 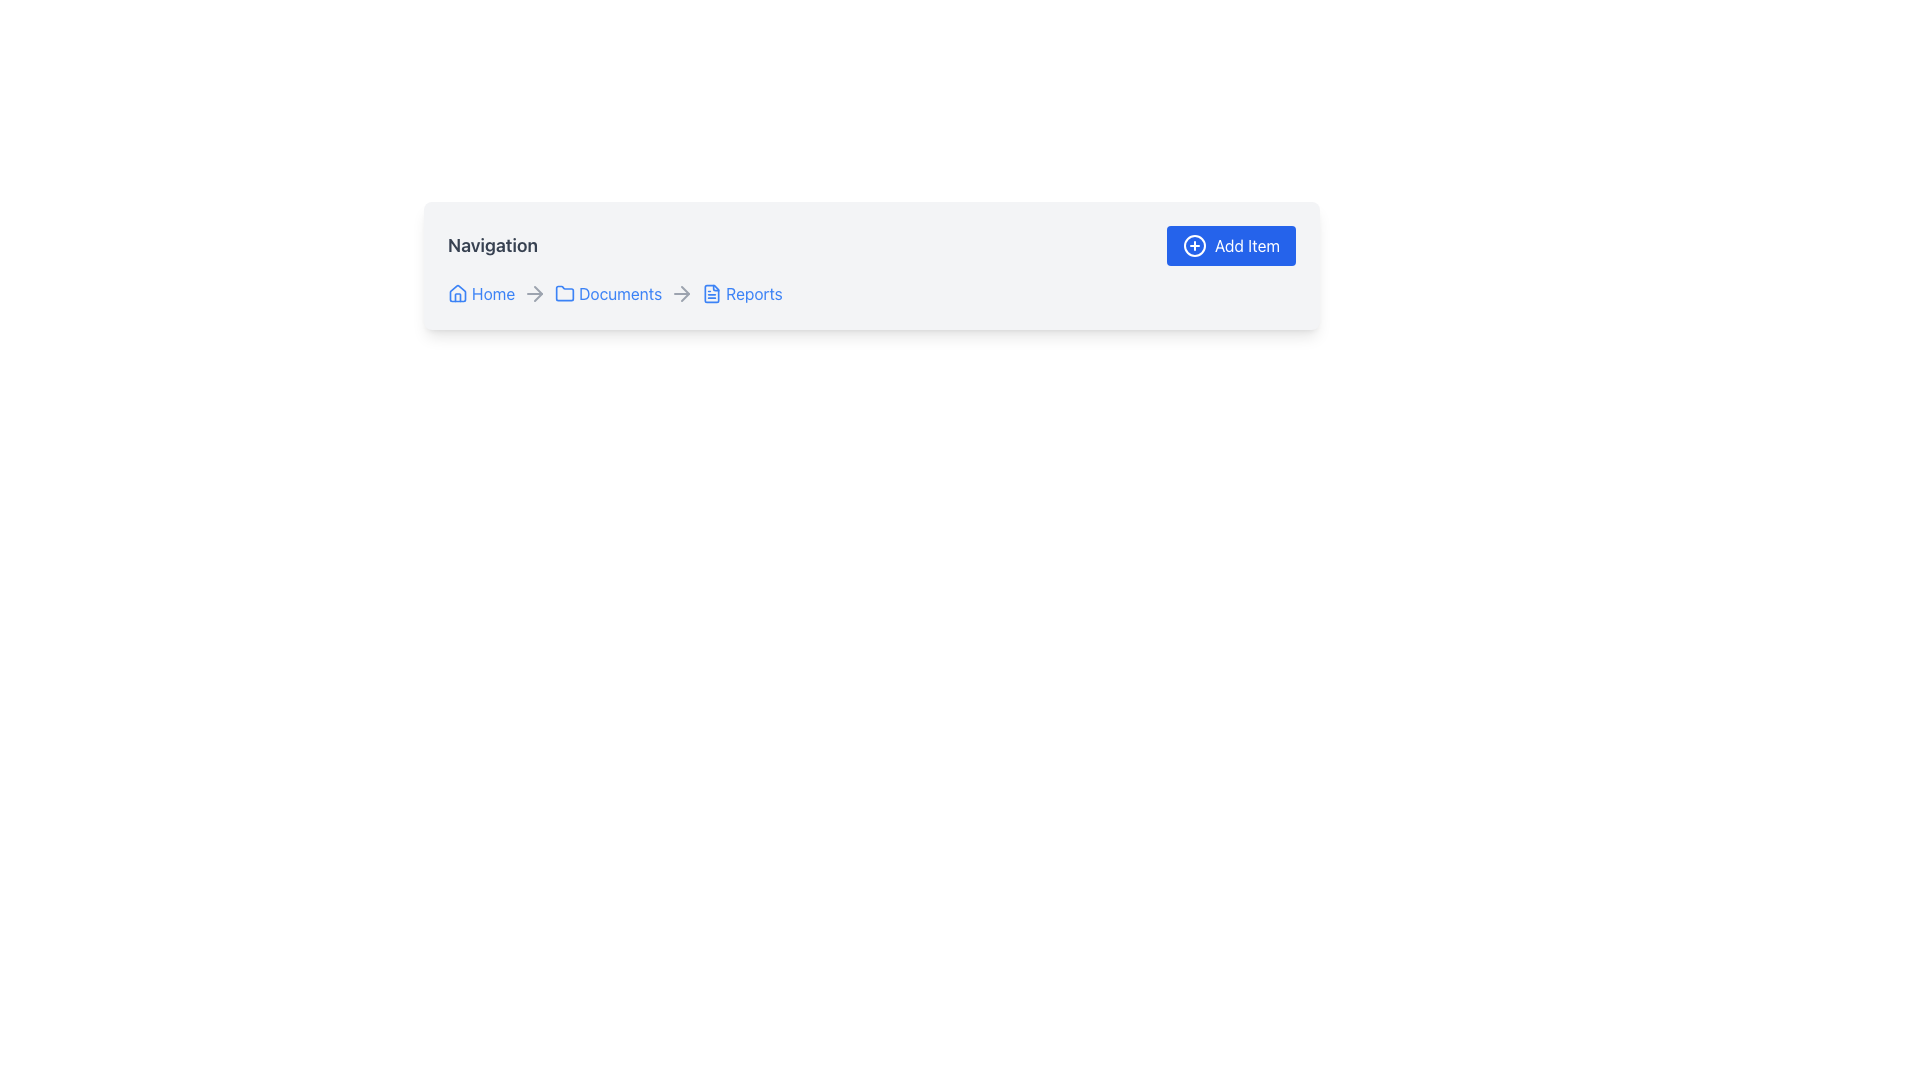 What do you see at coordinates (493, 293) in the screenshot?
I see `the 'Home' text link in the breadcrumb navigation bar` at bounding box center [493, 293].